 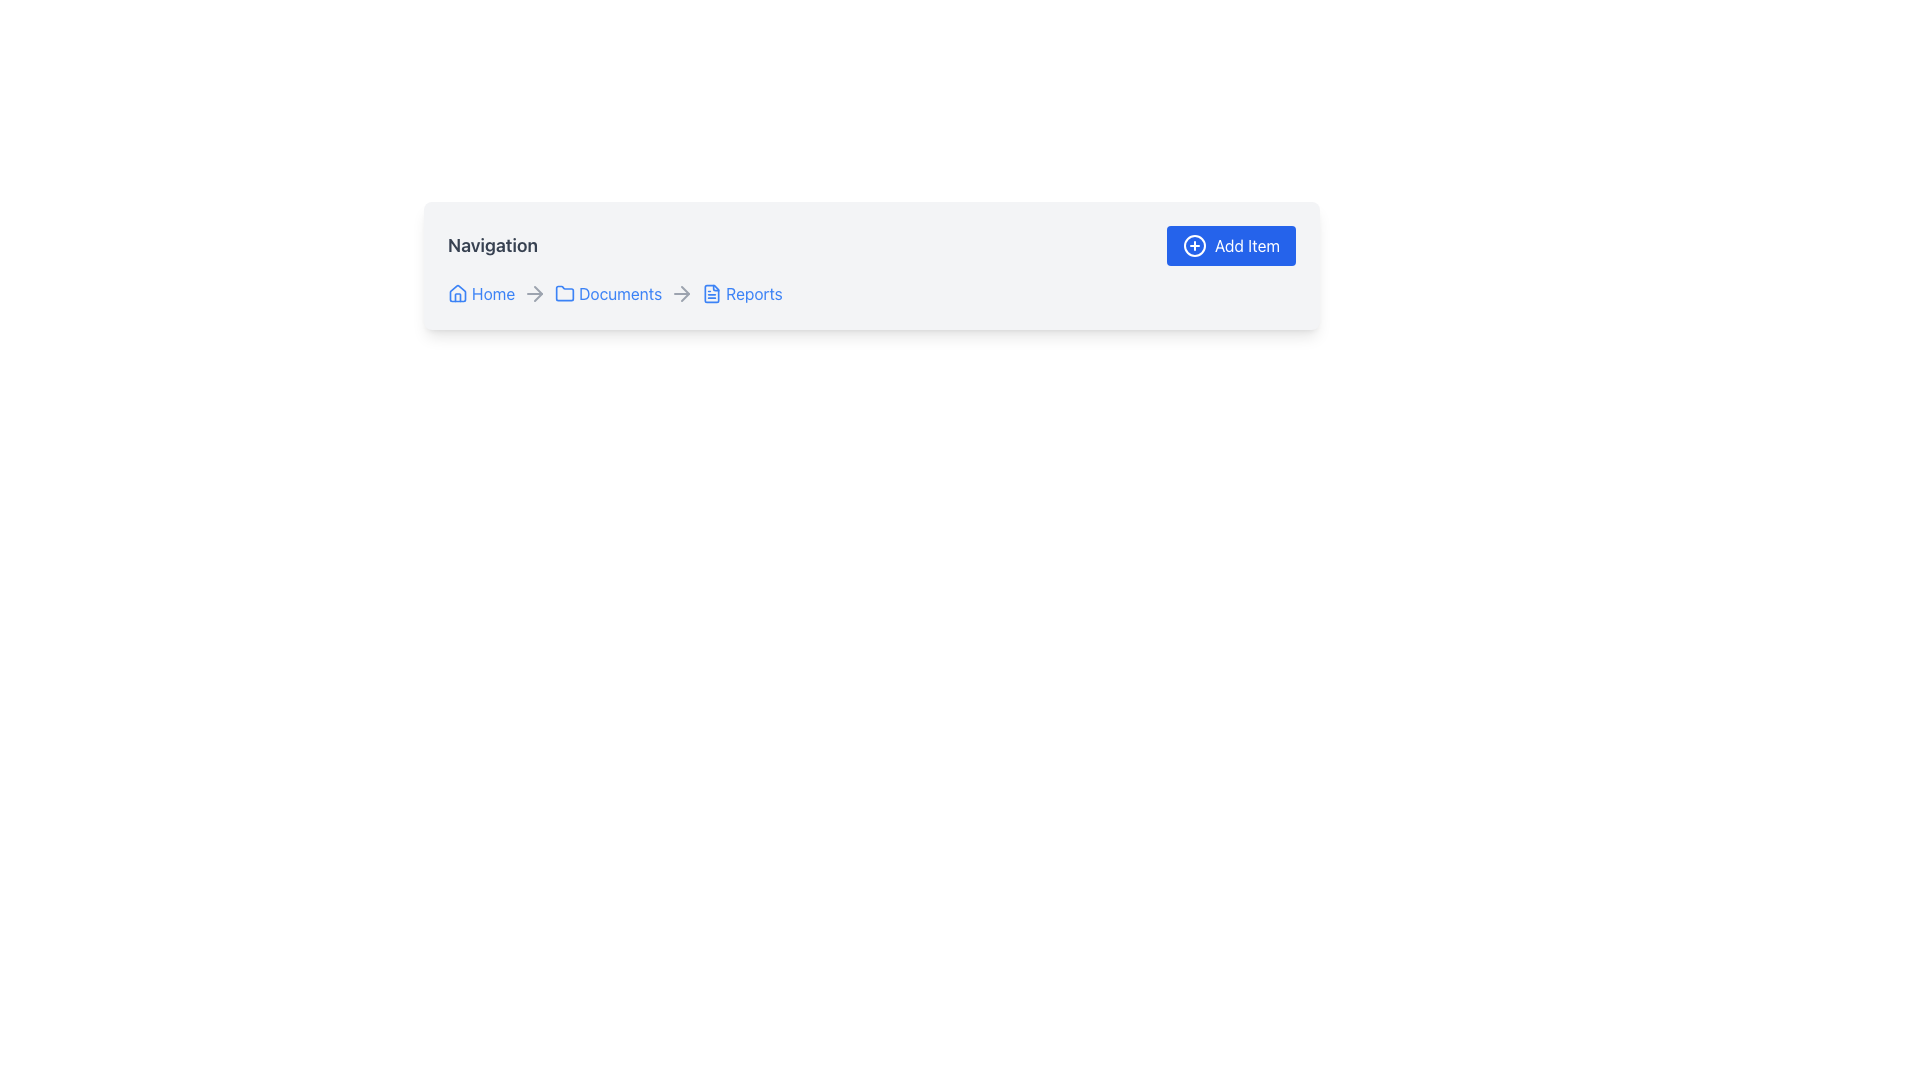 What do you see at coordinates (493, 293) in the screenshot?
I see `the 'Home' text link in the breadcrumb navigation bar` at bounding box center [493, 293].